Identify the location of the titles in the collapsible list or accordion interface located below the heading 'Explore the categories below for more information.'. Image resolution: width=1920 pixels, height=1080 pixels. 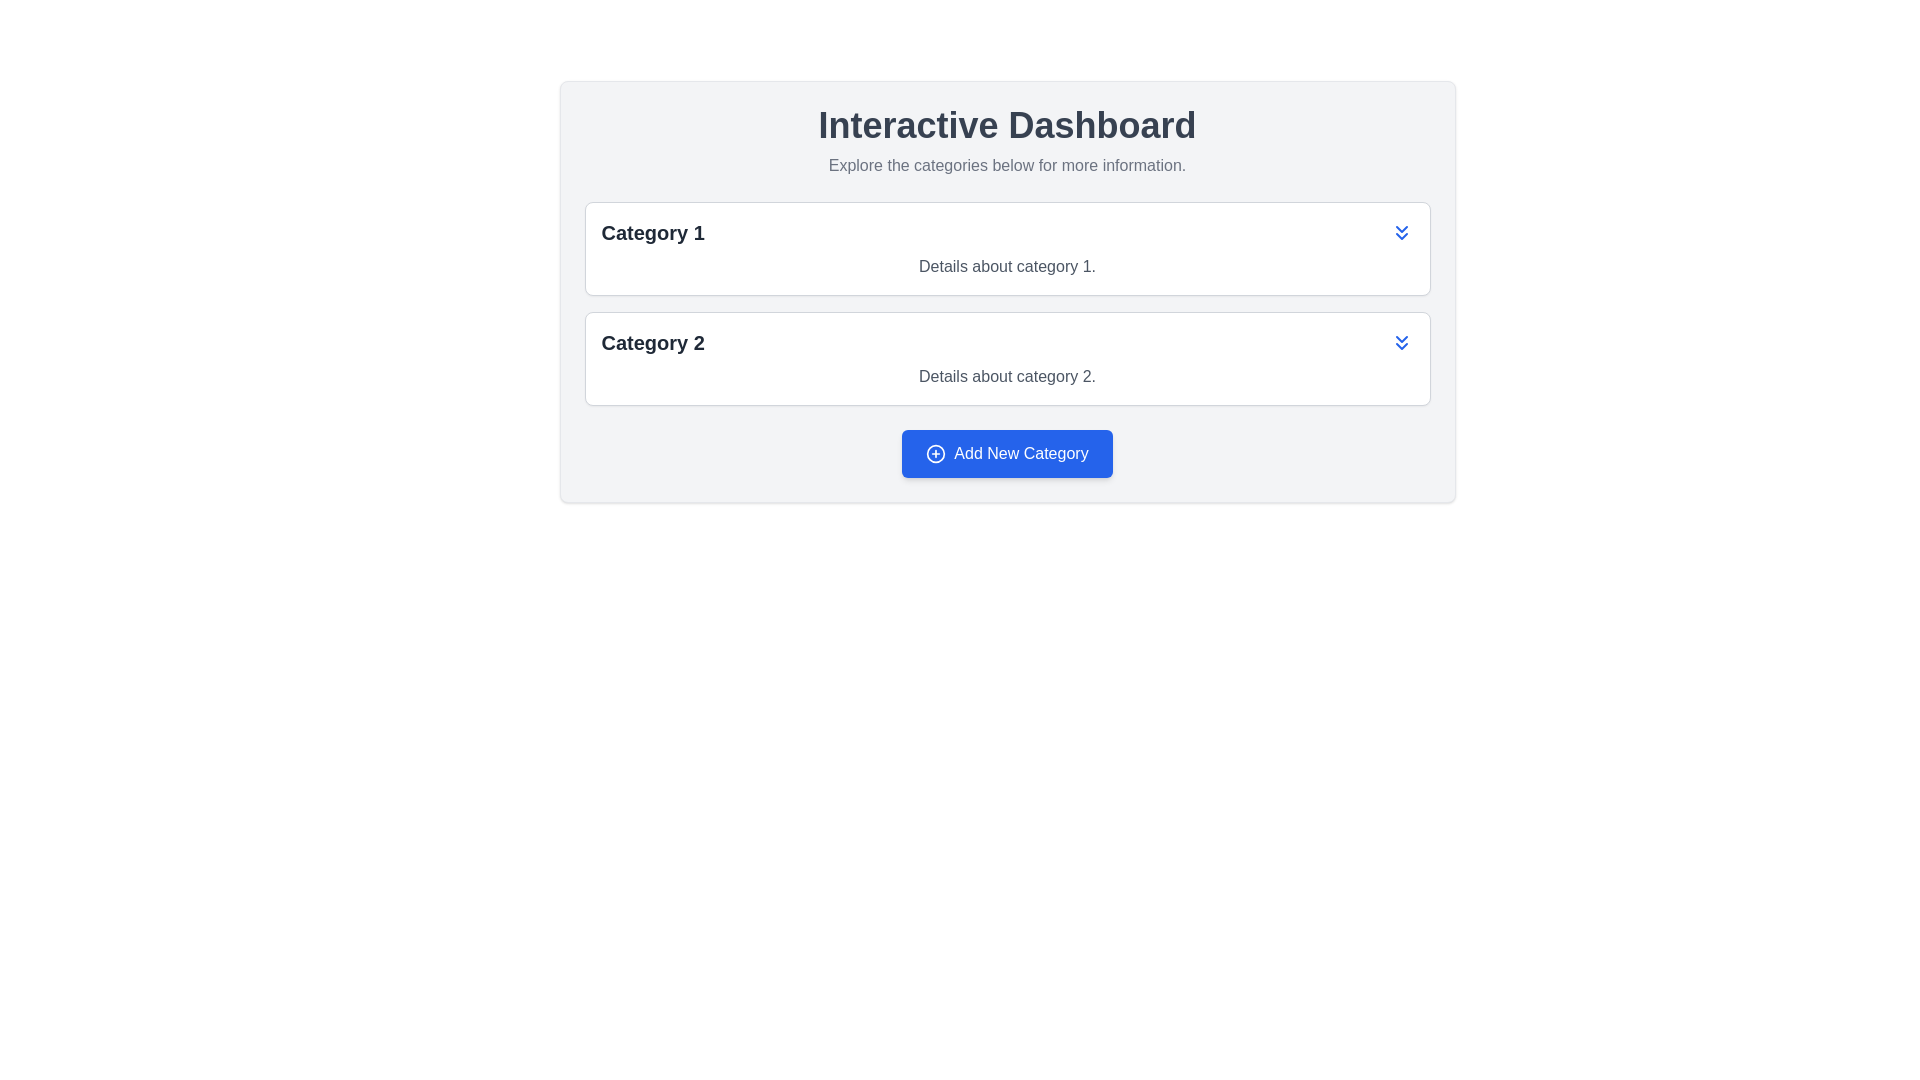
(1007, 304).